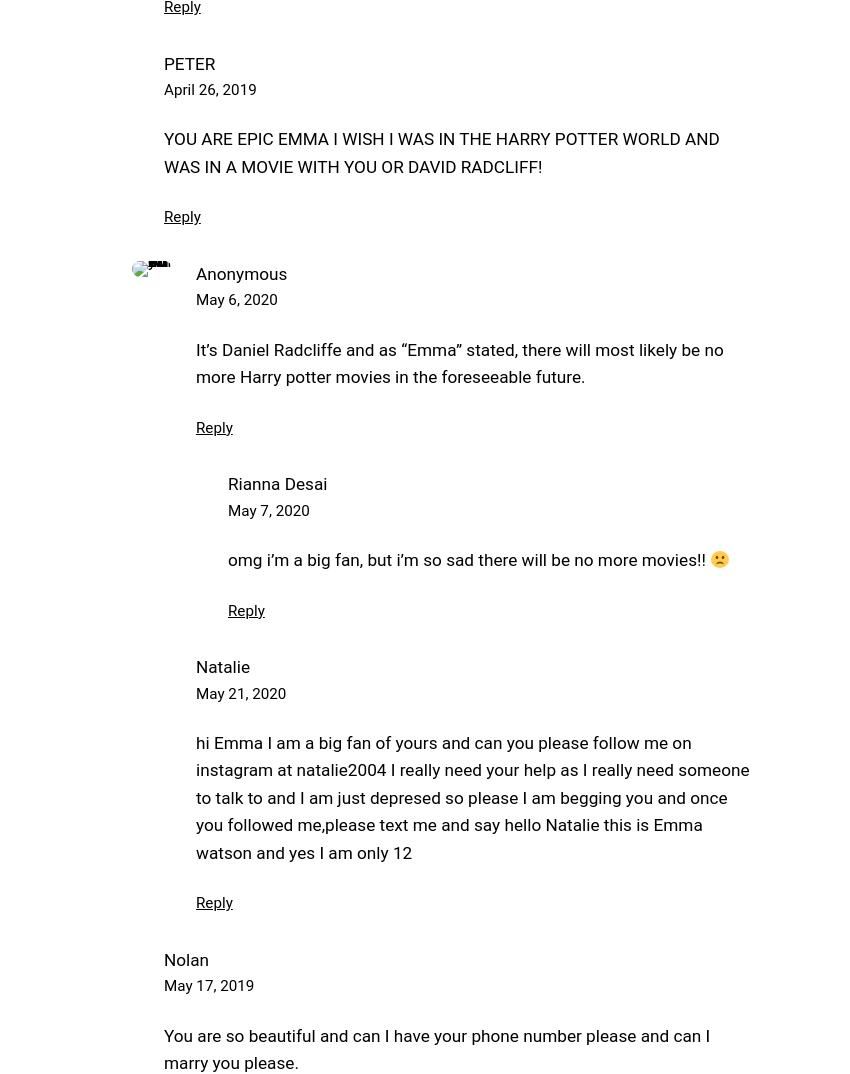  What do you see at coordinates (469, 558) in the screenshot?
I see `'omg i’m a big fan, but i’m so sad there will be no more movies!!'` at bounding box center [469, 558].